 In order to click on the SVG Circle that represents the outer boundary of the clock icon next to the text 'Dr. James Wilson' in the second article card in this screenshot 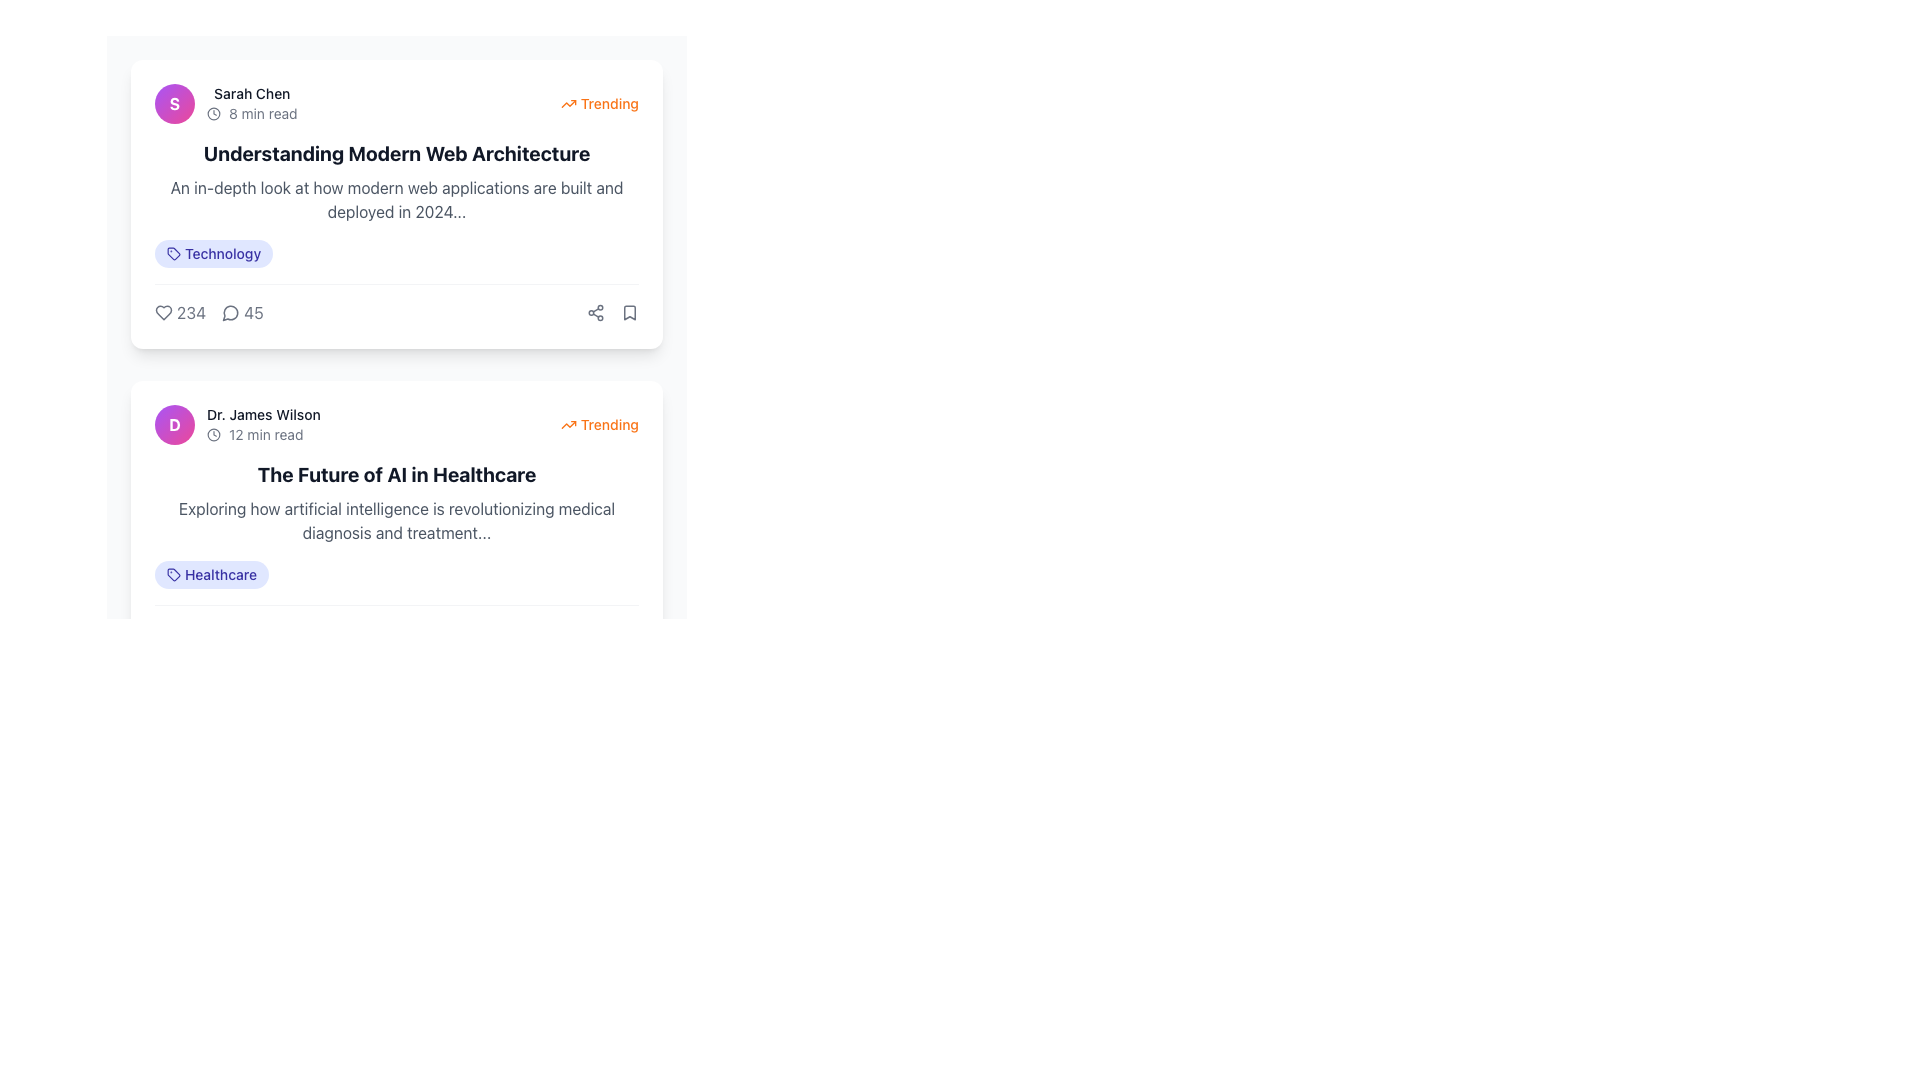, I will do `click(214, 434)`.